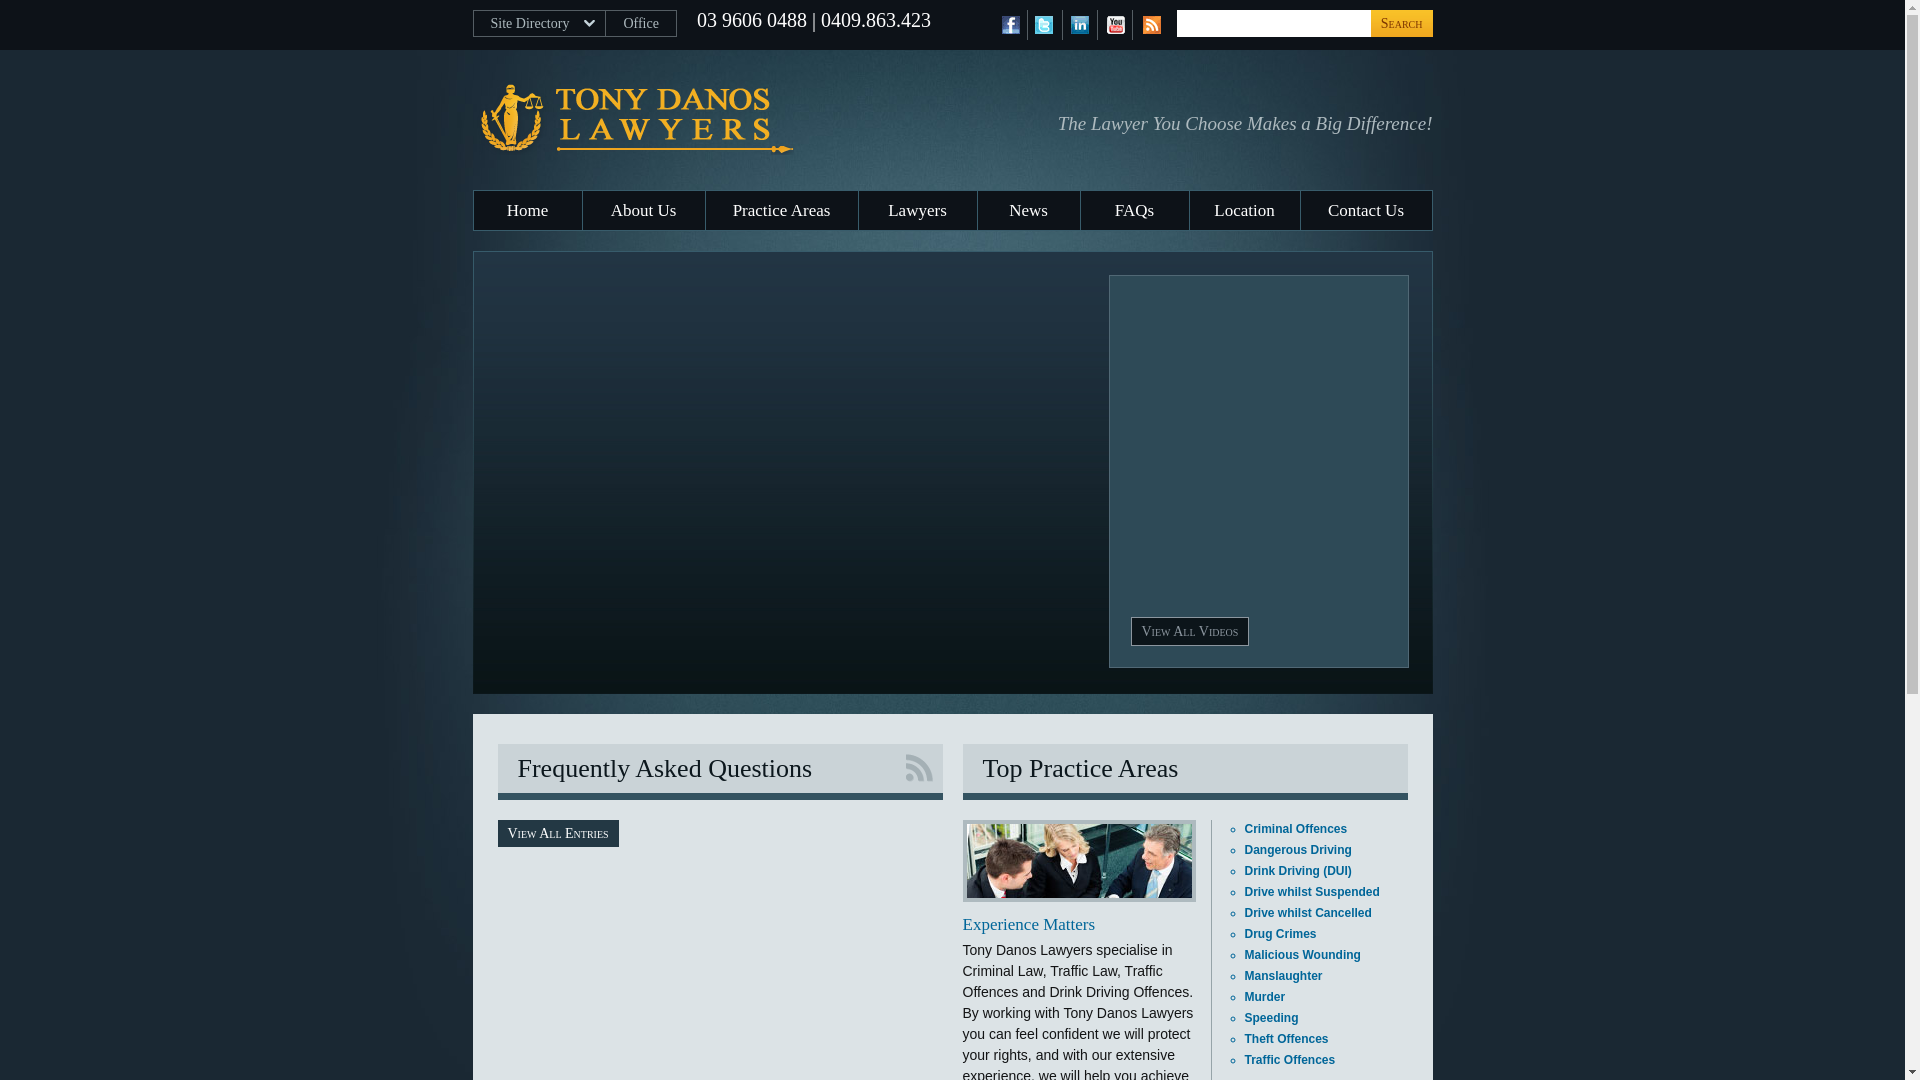 The height and width of the screenshot is (1080, 1920). Describe the element at coordinates (1133, 210) in the screenshot. I see `'FAQs'` at that location.